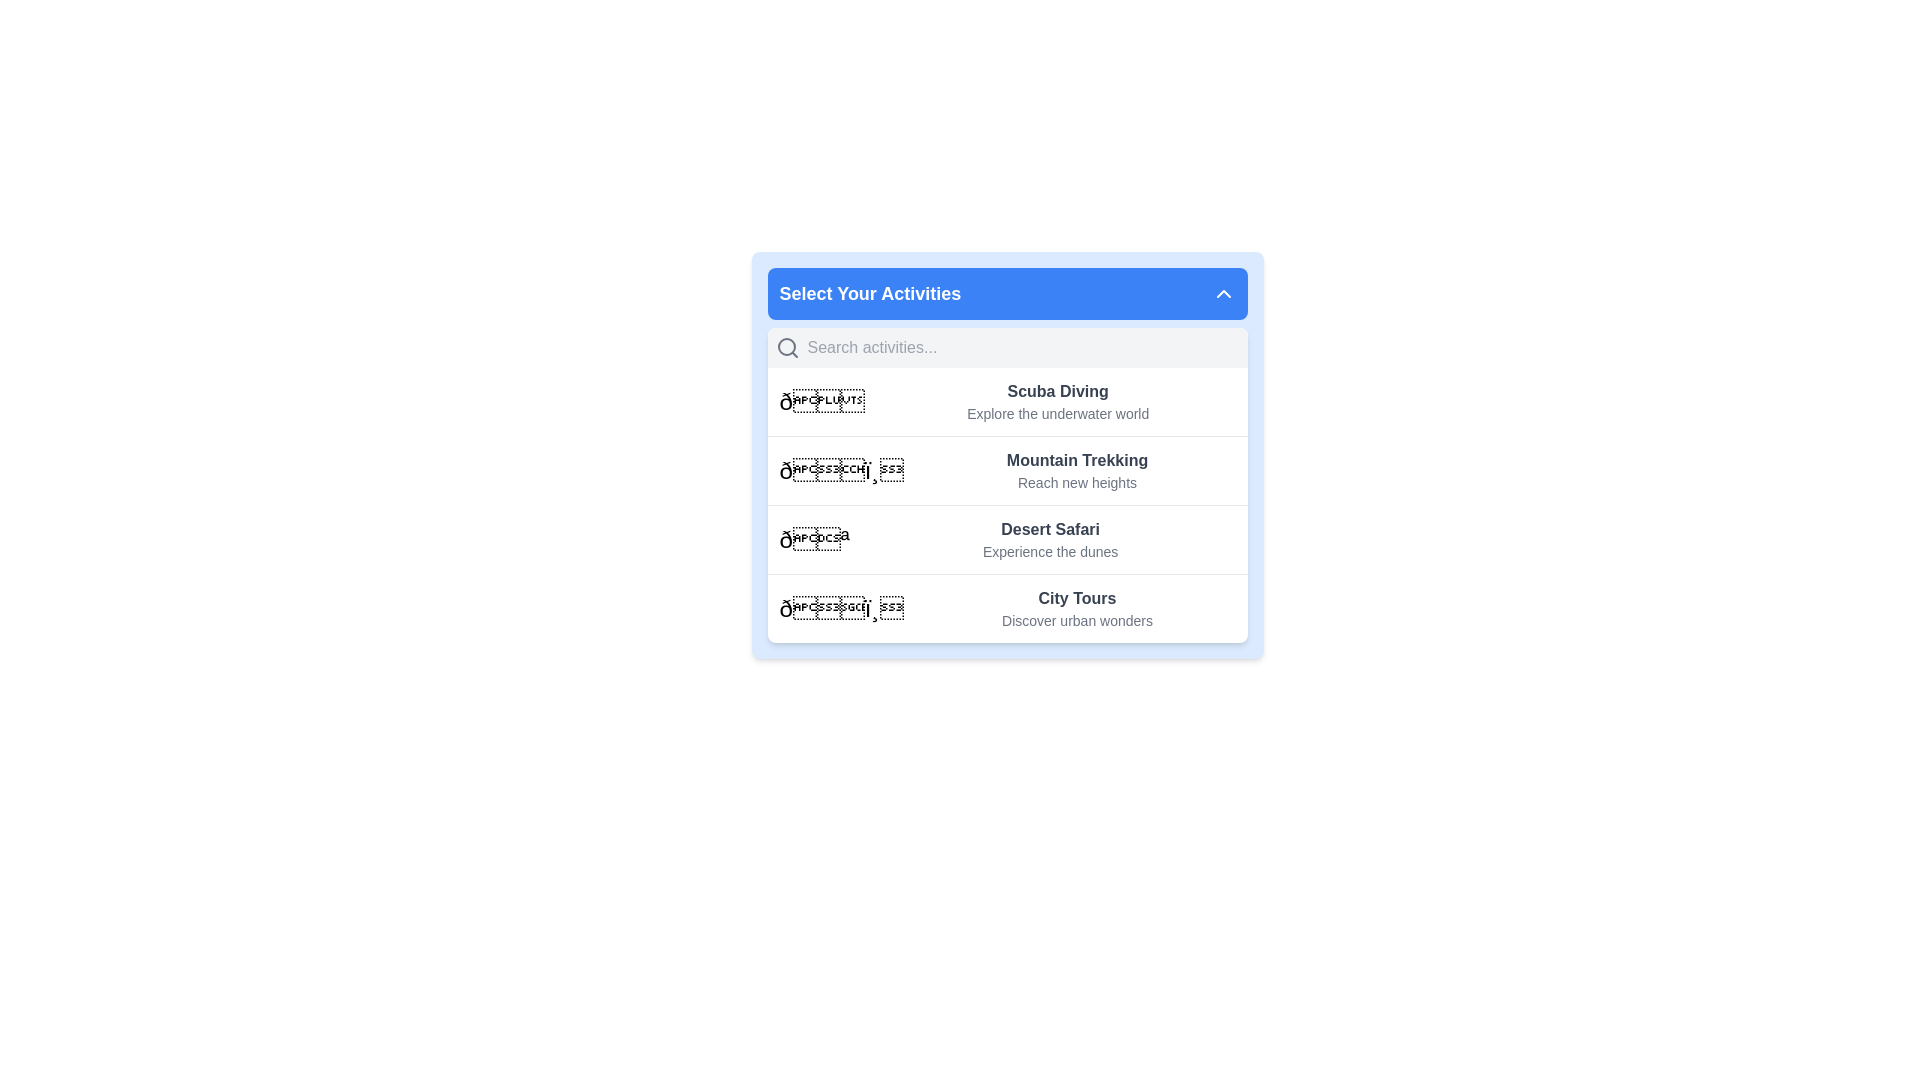 The width and height of the screenshot is (1920, 1080). I want to click on descriptive text label about 'Mountain Trekking' located directly underneath the bold heading in the second item of the vertical list under 'Select Your Activities', so click(1076, 482).